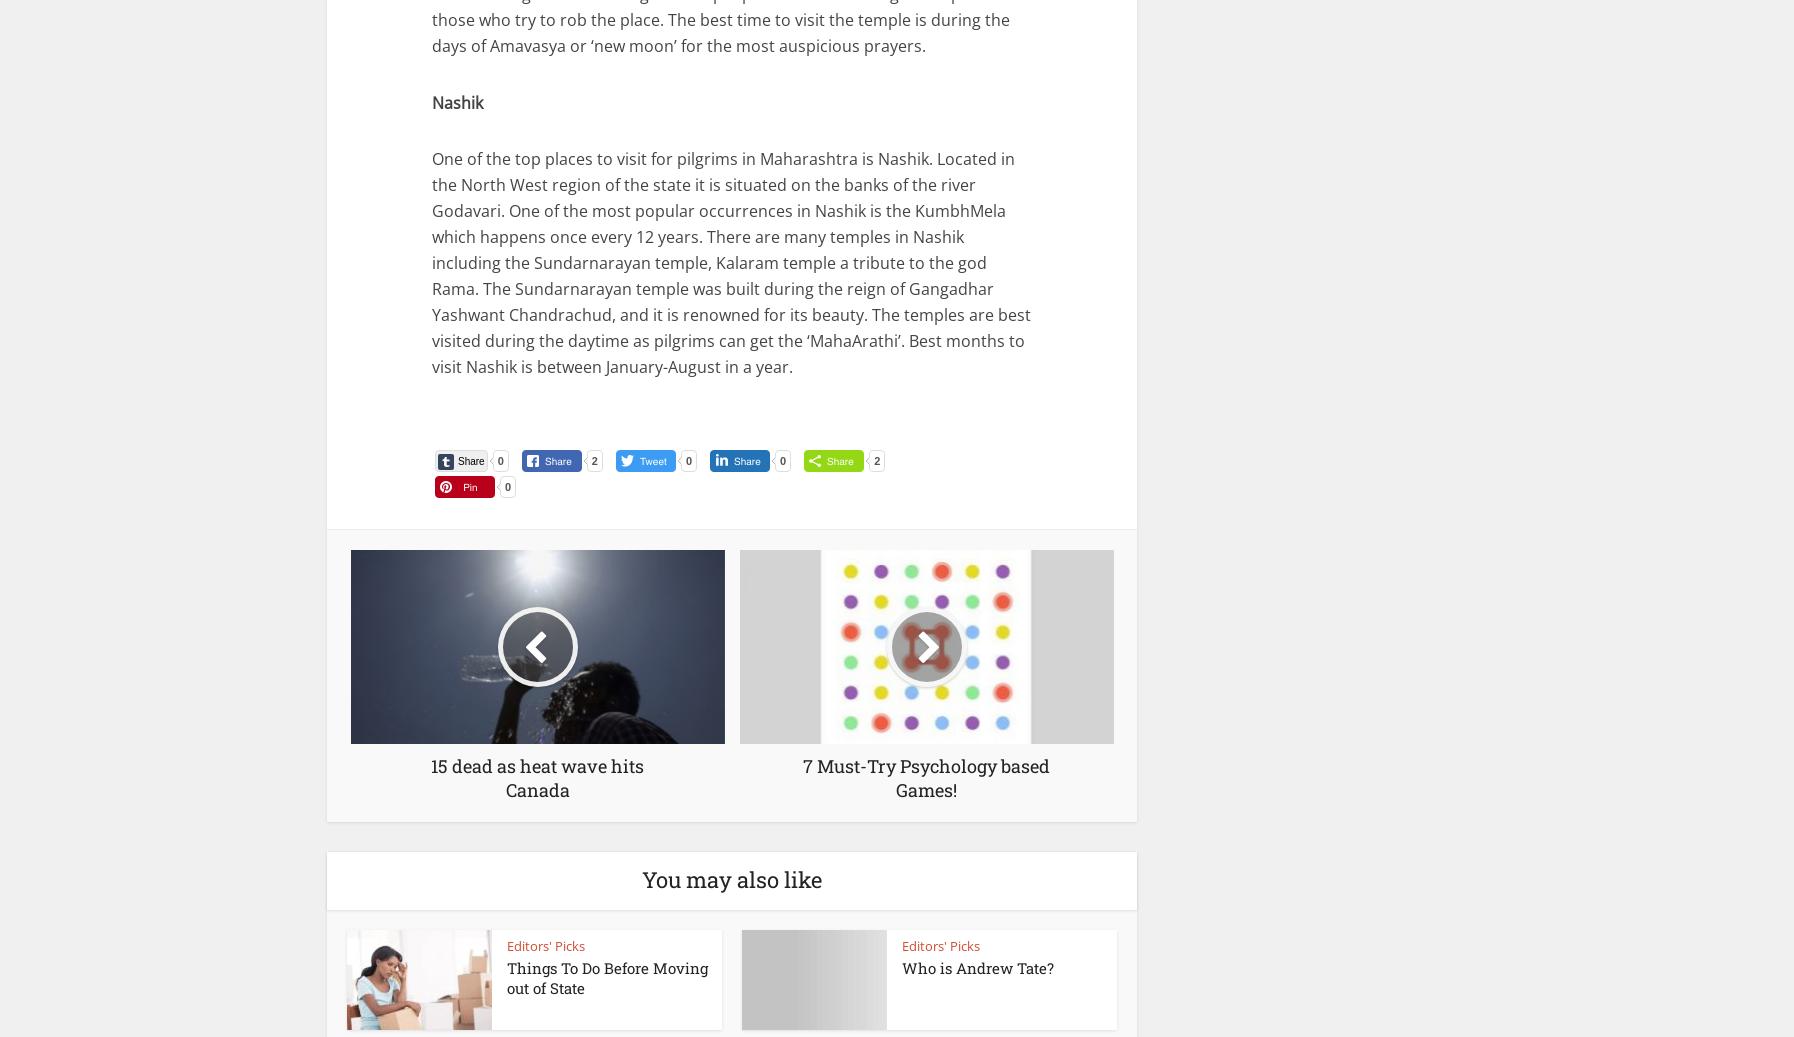 The width and height of the screenshot is (1794, 1037). I want to click on 'Things To Do Before Moving out of State', so click(607, 977).